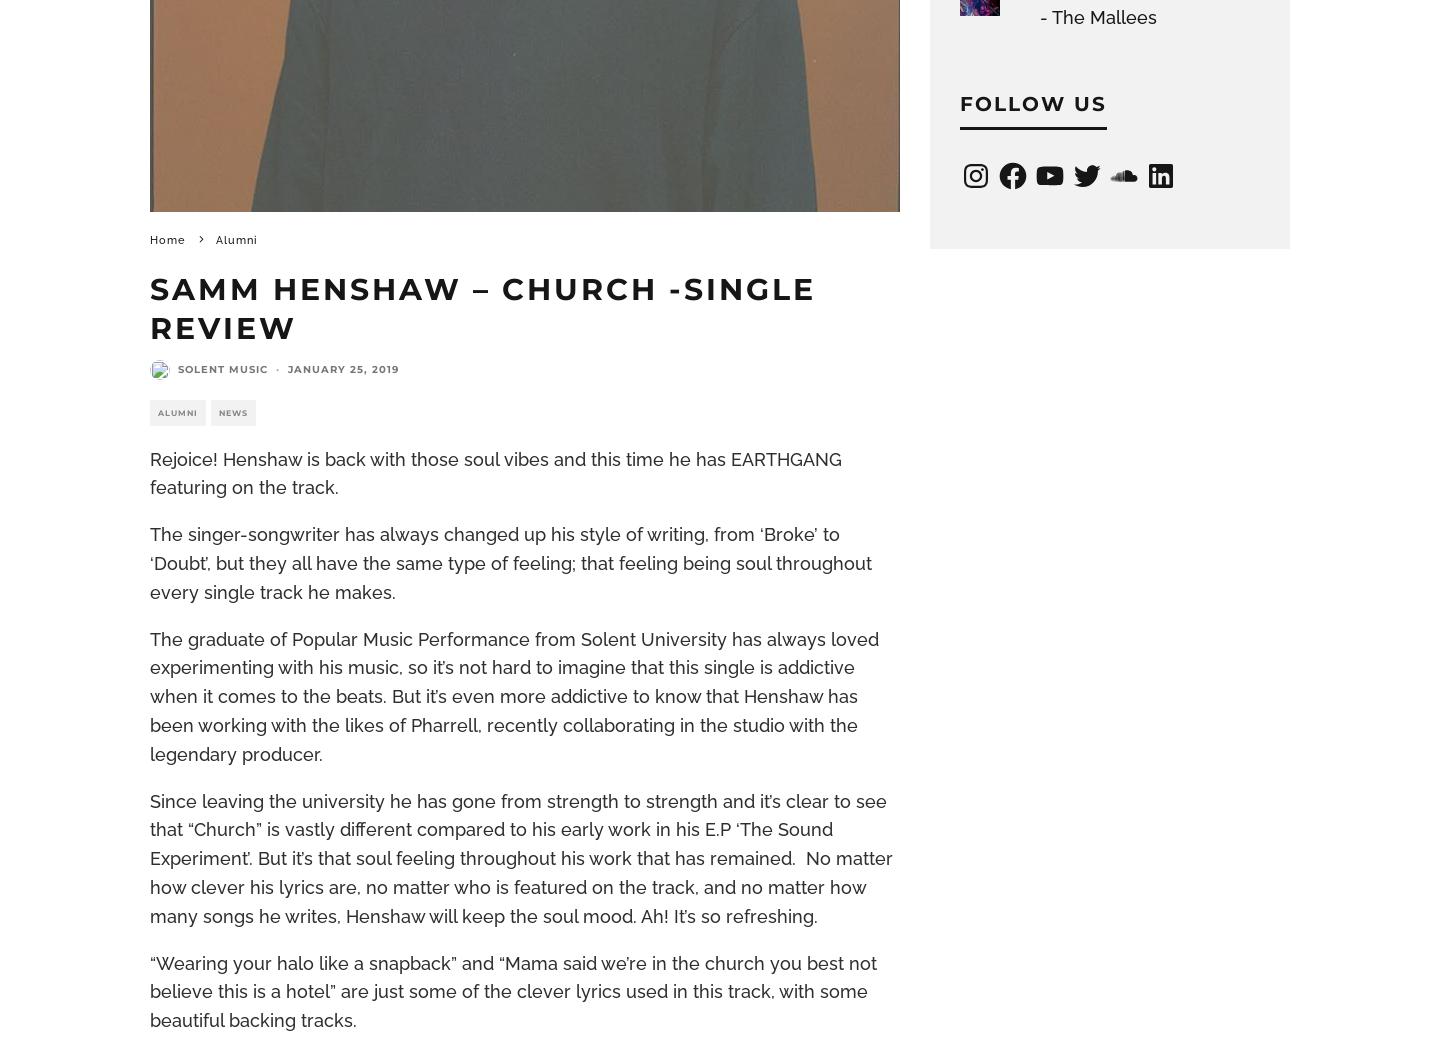  What do you see at coordinates (149, 694) in the screenshot?
I see `'The graduate of Popular Music Performance from Solent
University has always loved experimenting with his music, so it’s not hard to
imagine that this single is addictive when it comes to the beats. But it’s even
more addictive to know that Henshaw has been working with the likes of Pharrell,
recently collaborating in the studio with the legendary producer.'` at bounding box center [149, 694].